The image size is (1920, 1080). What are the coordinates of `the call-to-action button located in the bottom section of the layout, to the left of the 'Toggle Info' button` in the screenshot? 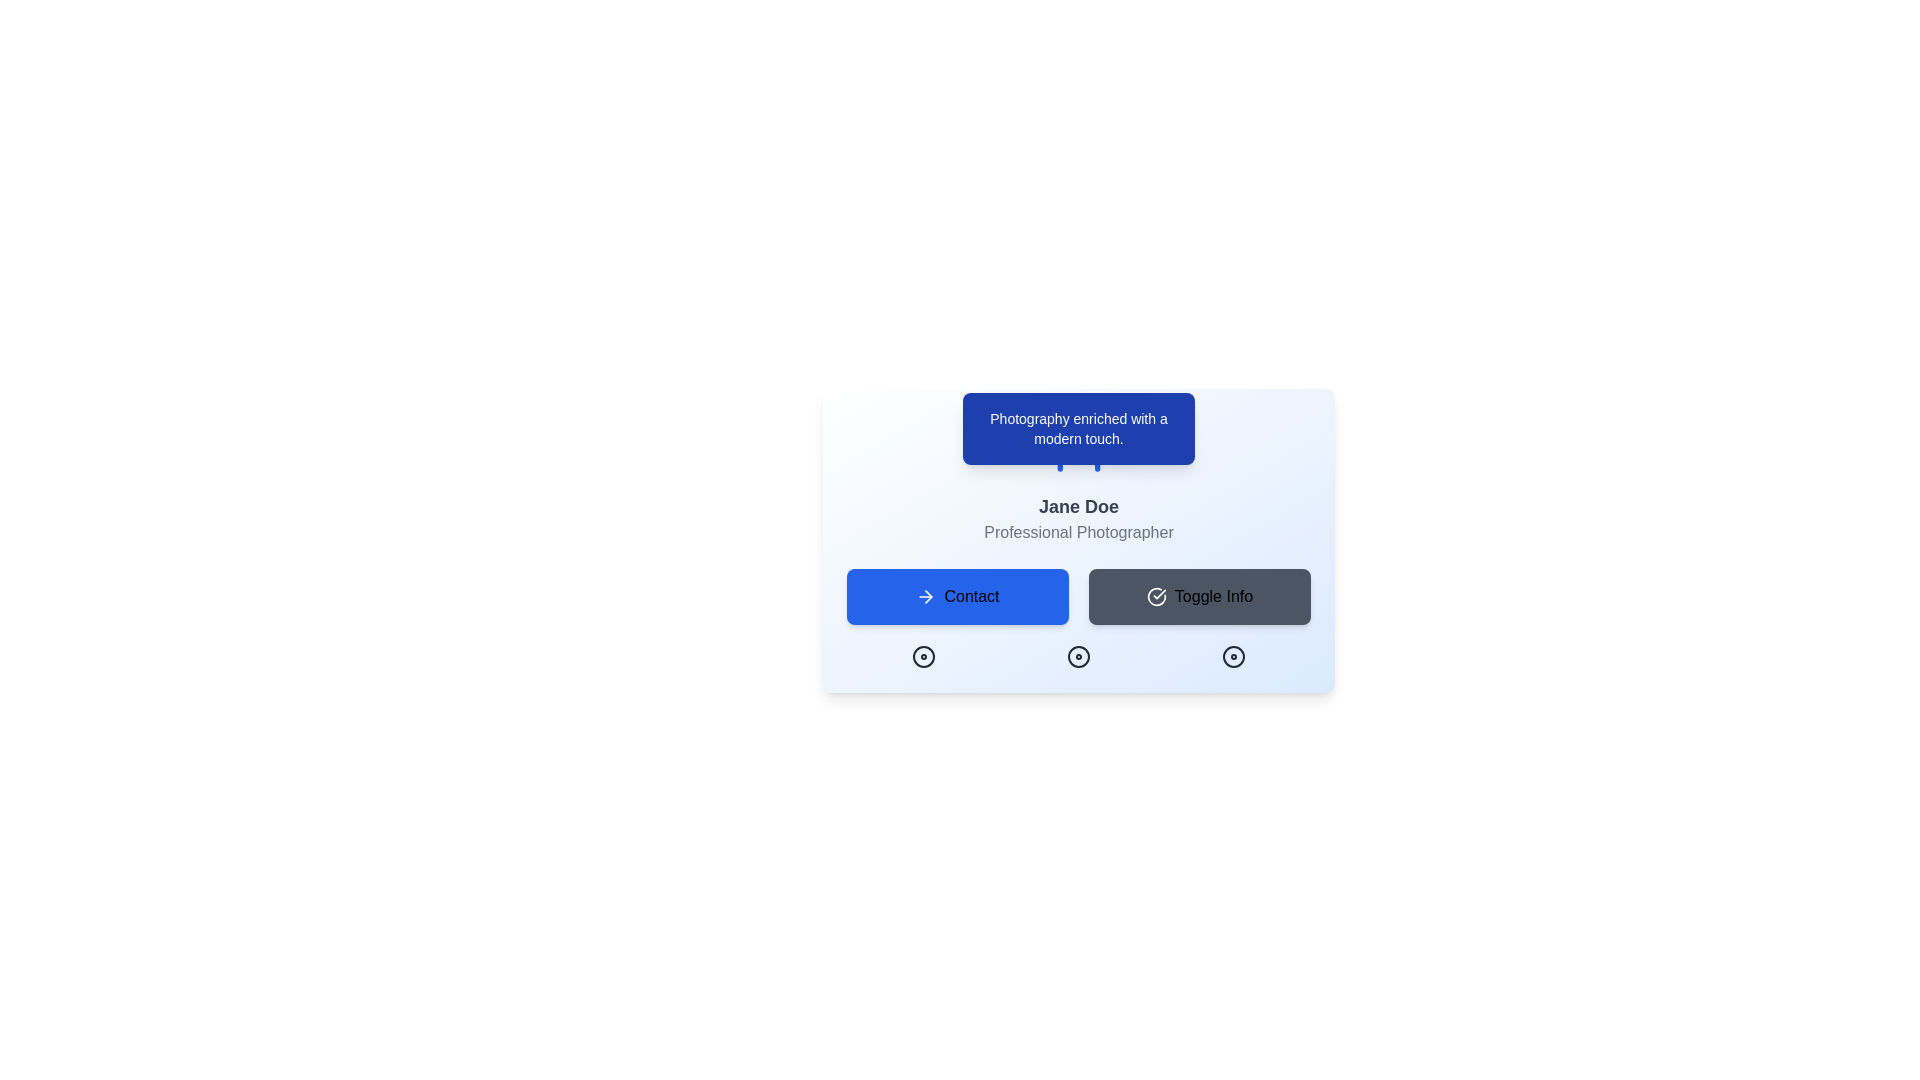 It's located at (957, 596).